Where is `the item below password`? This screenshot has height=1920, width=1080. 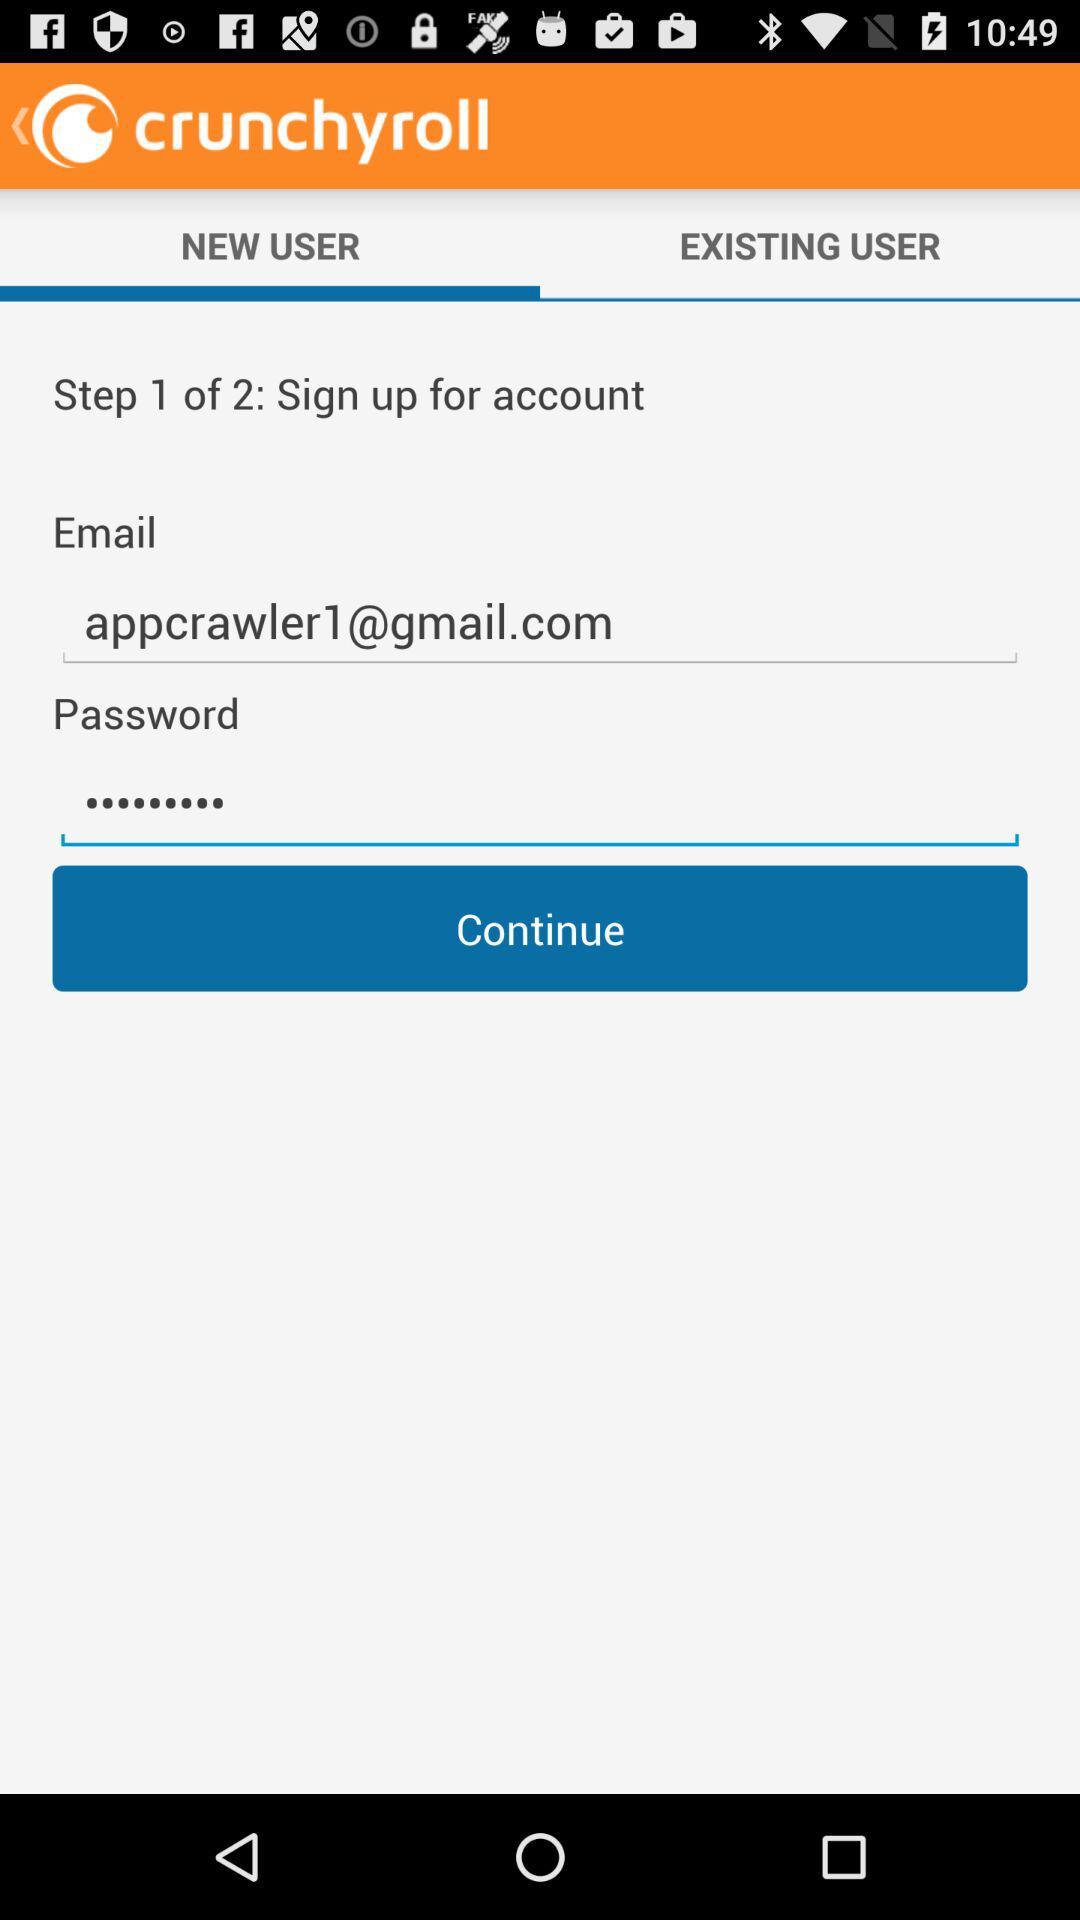 the item below password is located at coordinates (540, 803).